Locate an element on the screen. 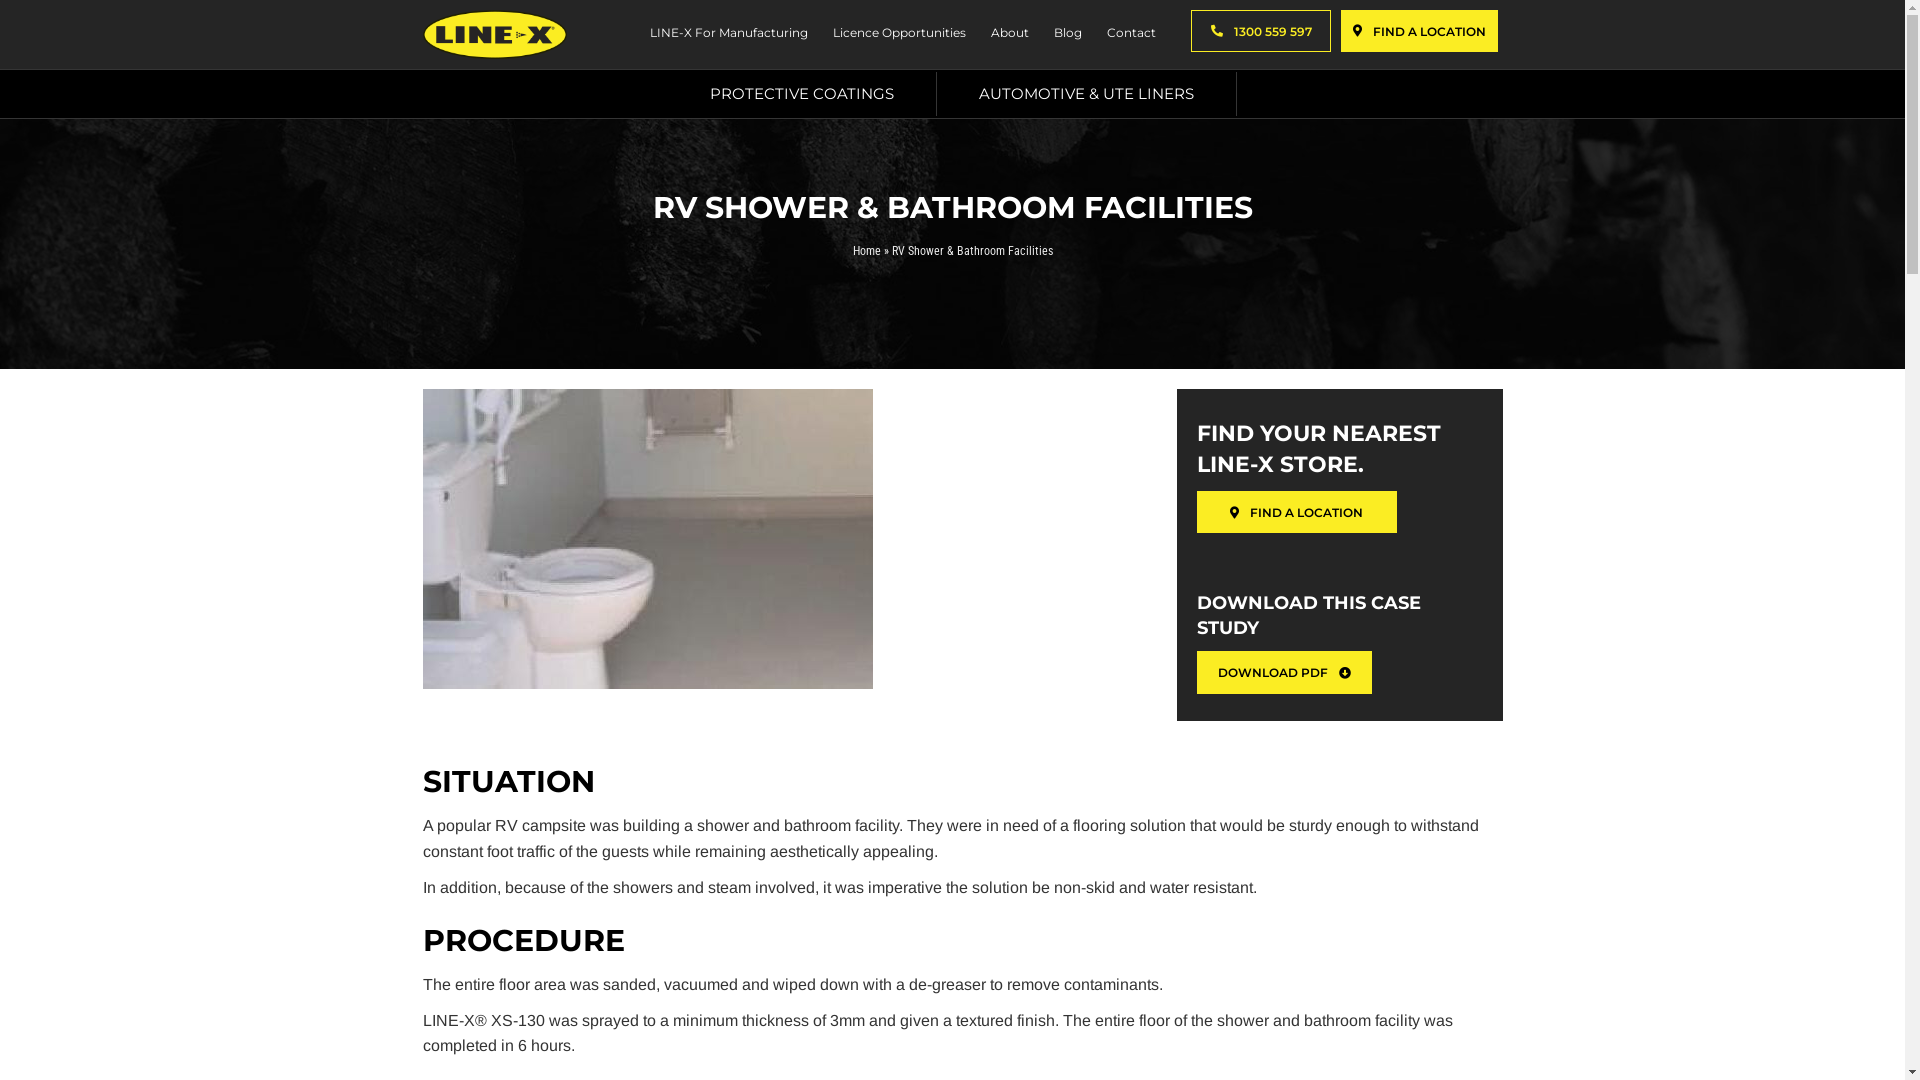  'Home' is located at coordinates (865, 249).